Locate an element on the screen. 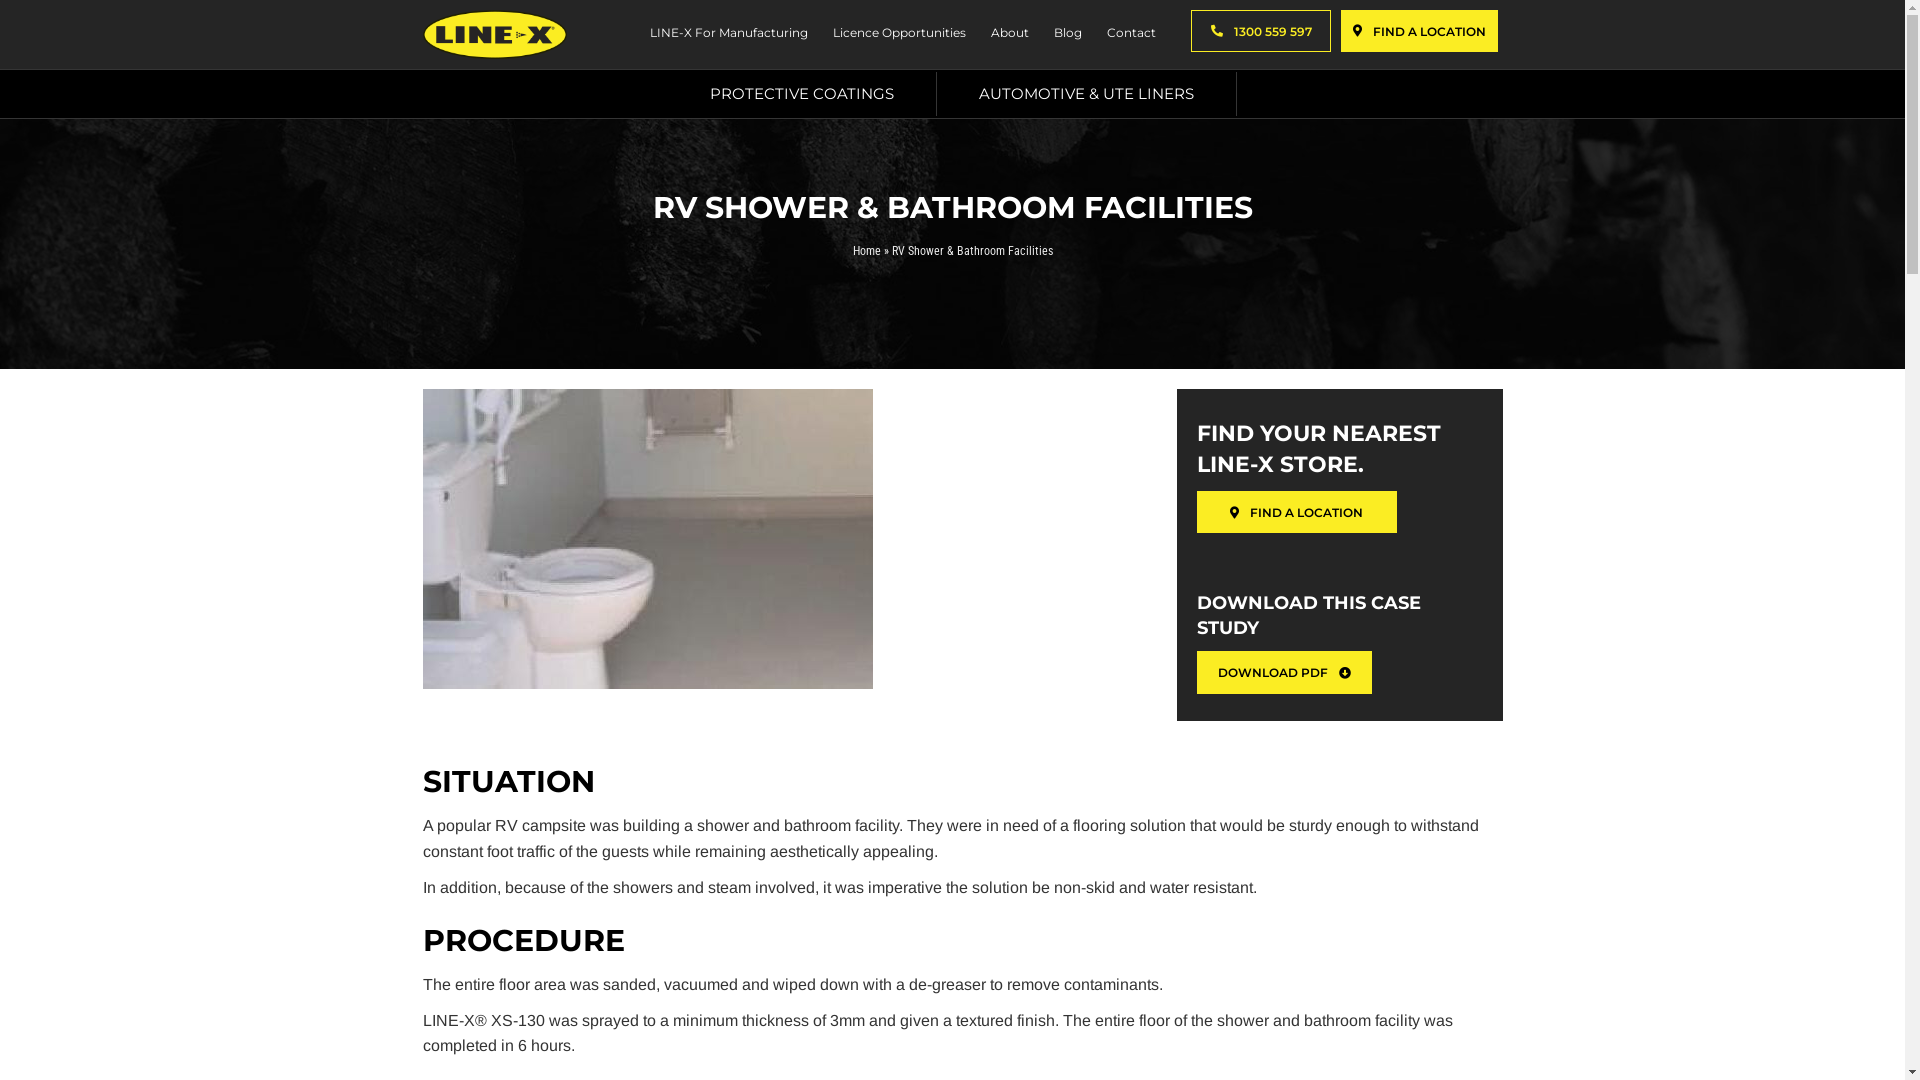  'Home' is located at coordinates (865, 249).